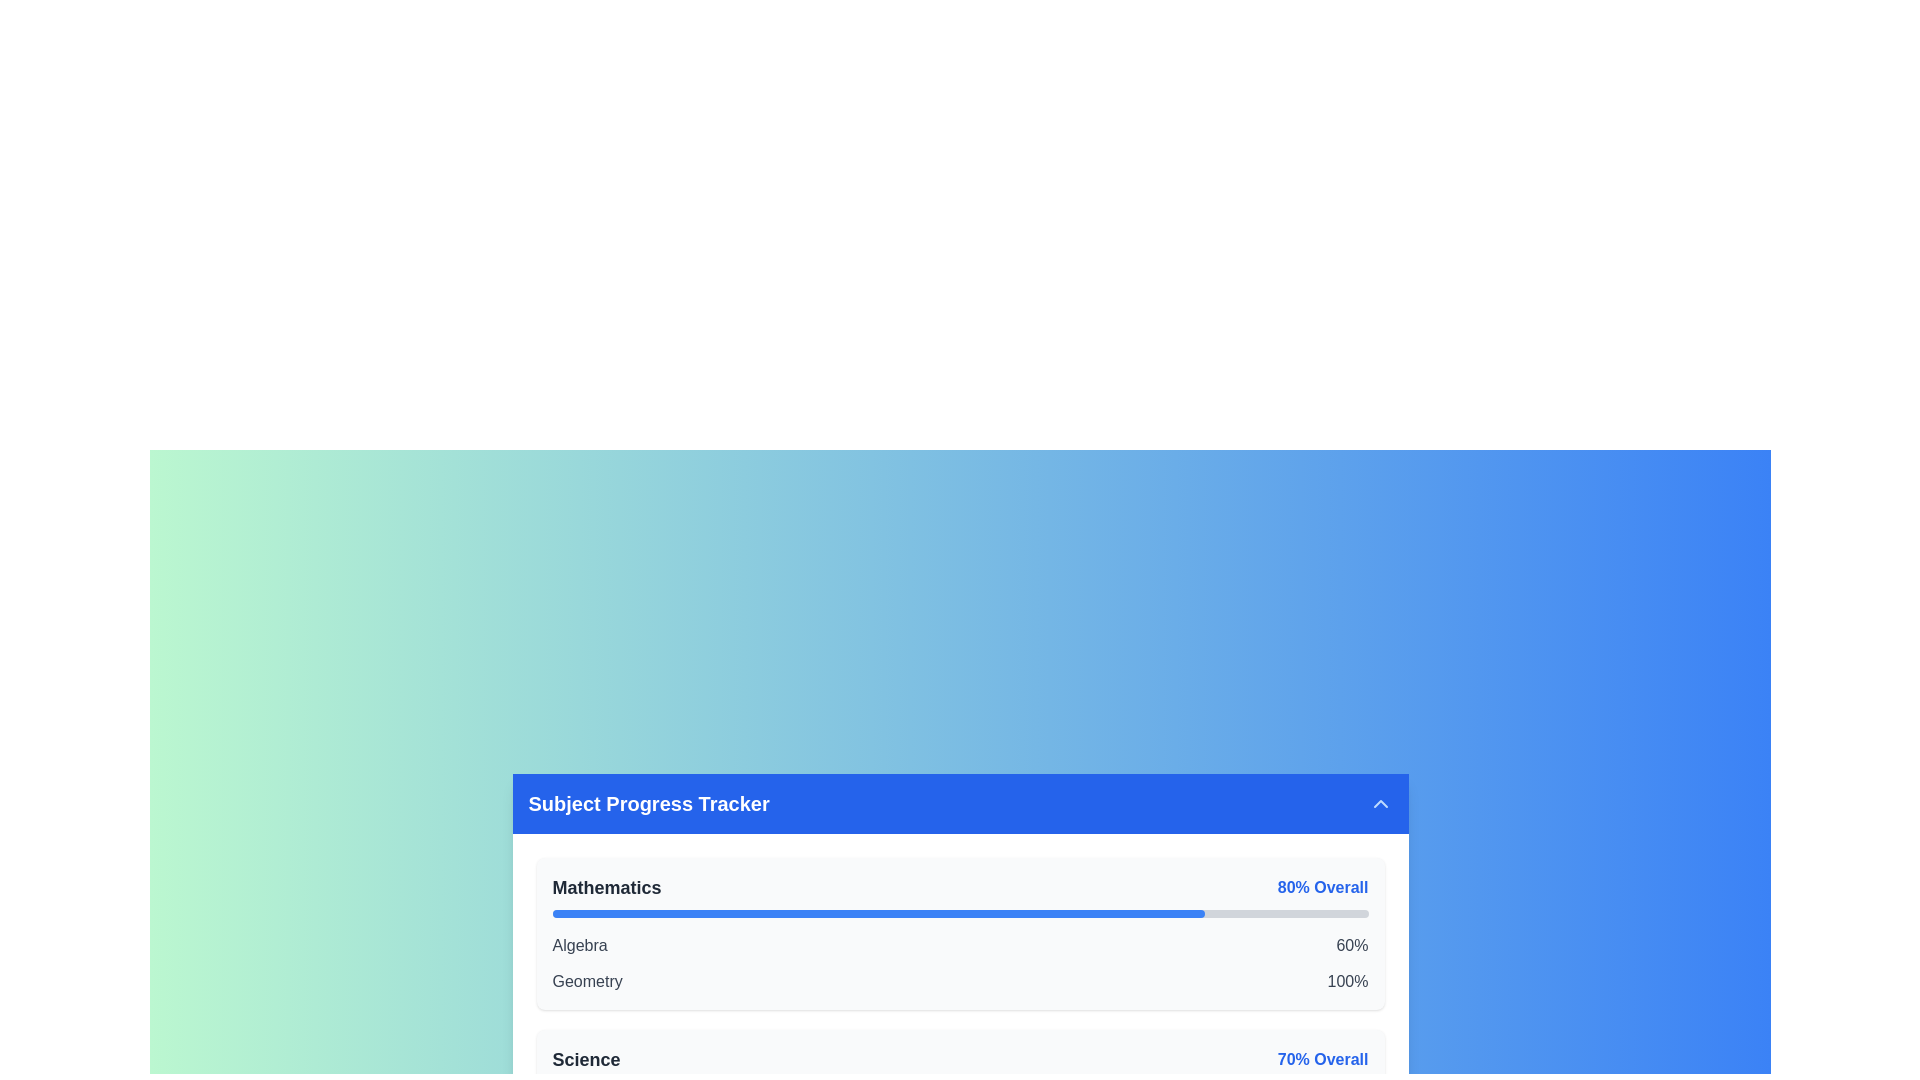 The width and height of the screenshot is (1920, 1080). I want to click on the text element displaying '60%' which is styled in a dark font and is located to the far-right side of the row labeled 'Algebra', so click(1352, 945).